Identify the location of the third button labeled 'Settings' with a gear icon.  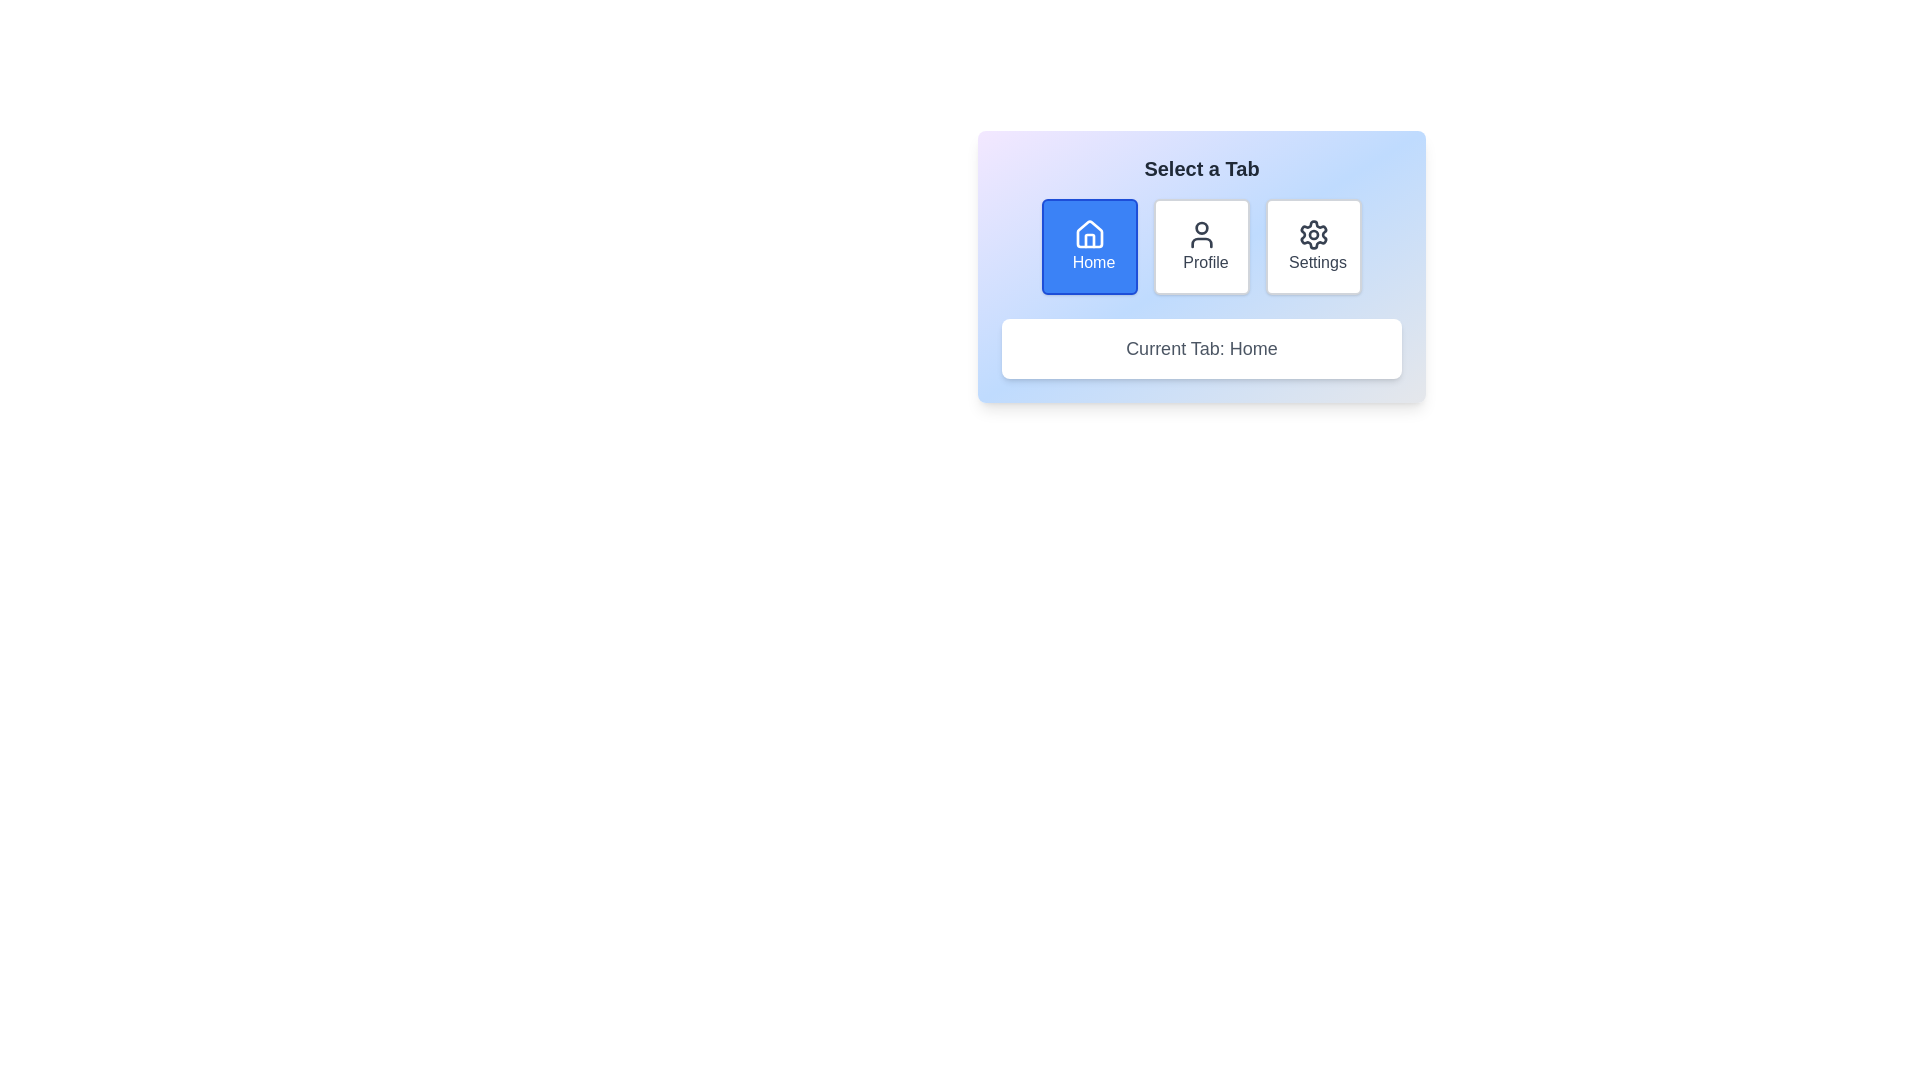
(1314, 245).